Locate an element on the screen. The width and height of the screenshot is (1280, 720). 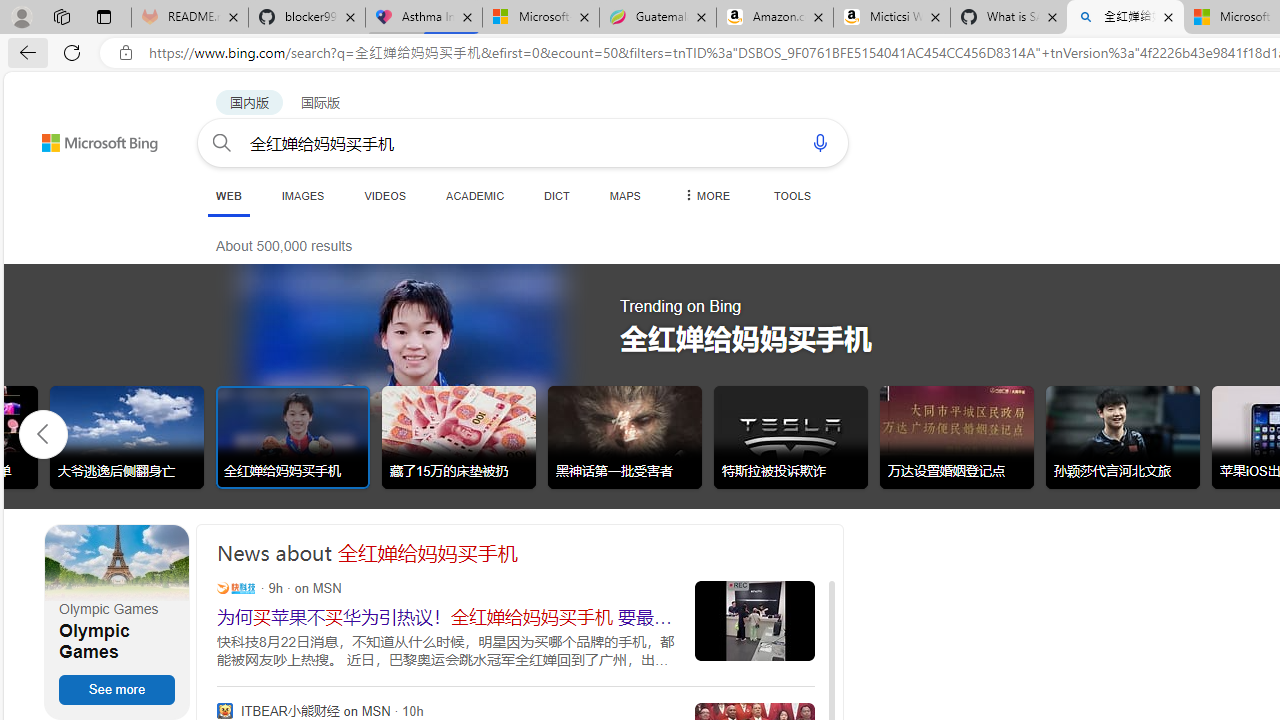
'Search button' is located at coordinates (222, 141).